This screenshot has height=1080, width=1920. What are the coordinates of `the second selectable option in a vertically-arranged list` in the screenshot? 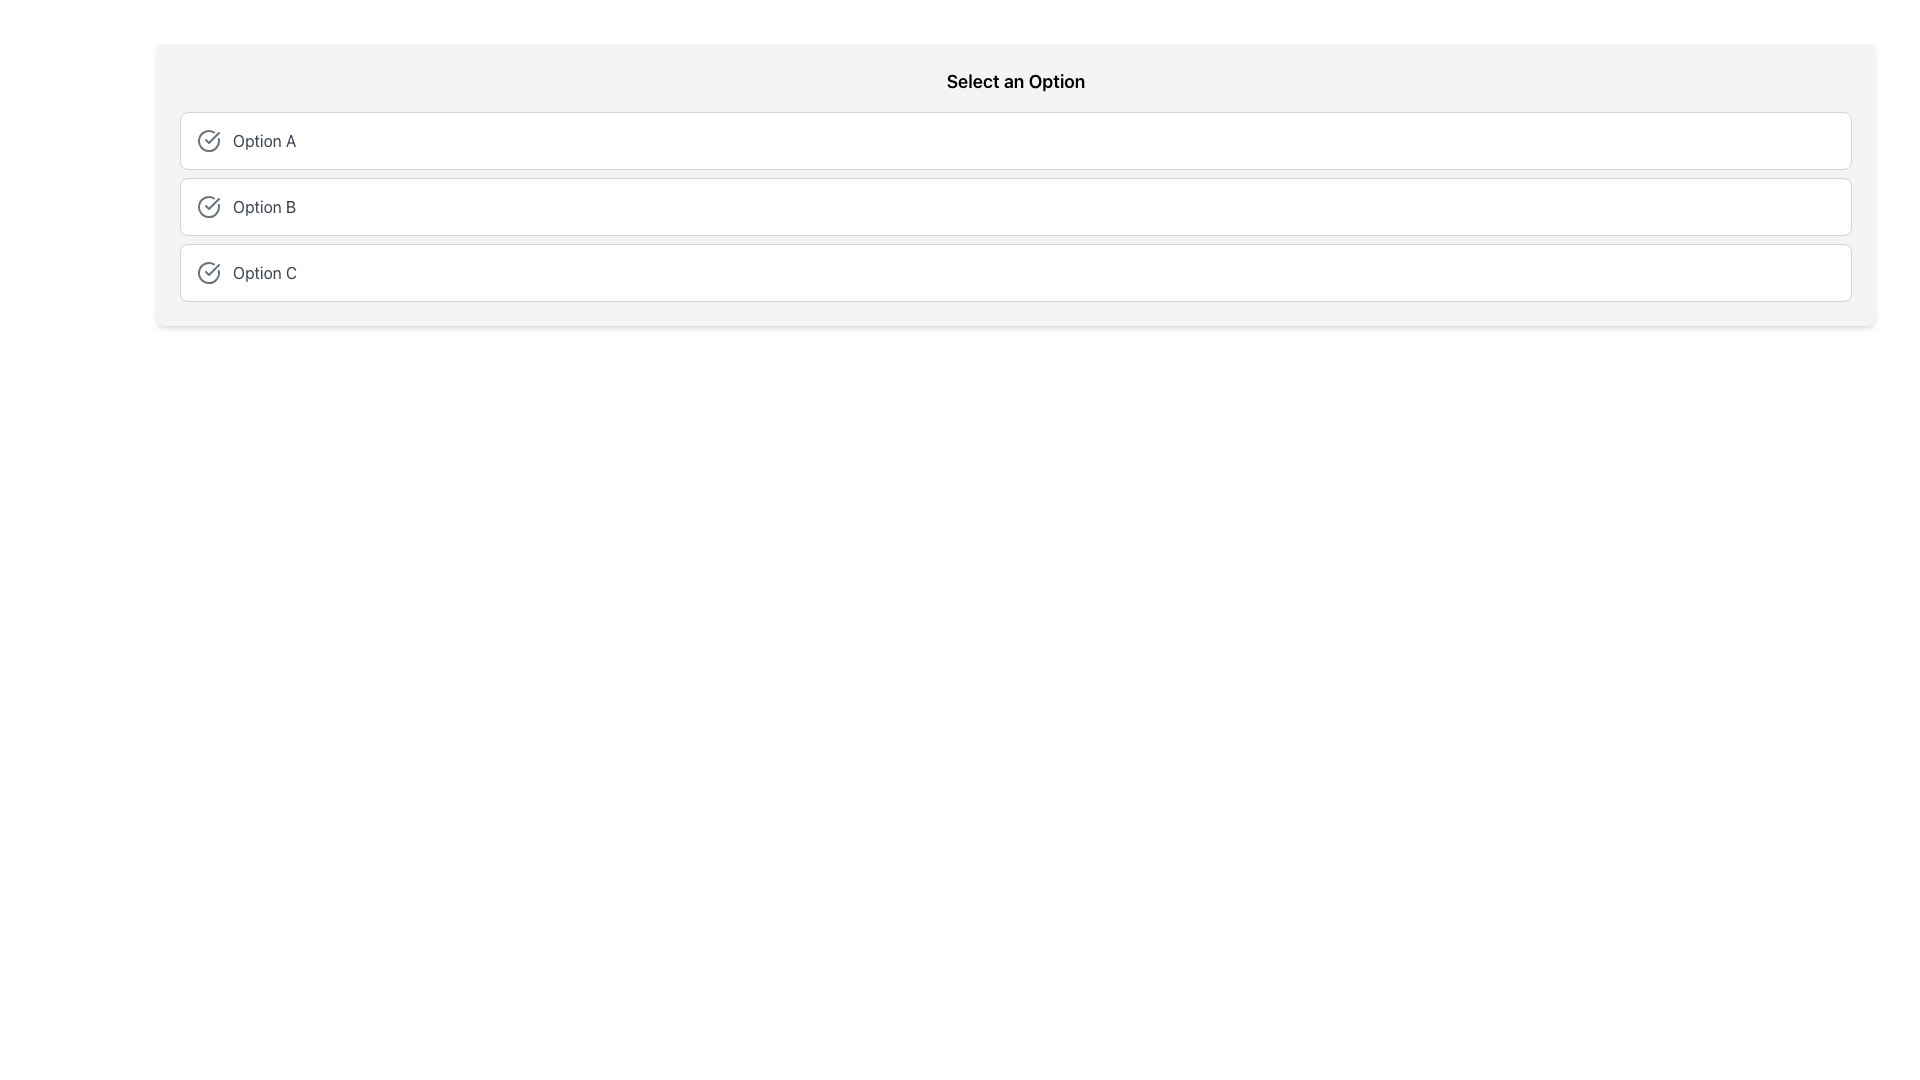 It's located at (1016, 207).